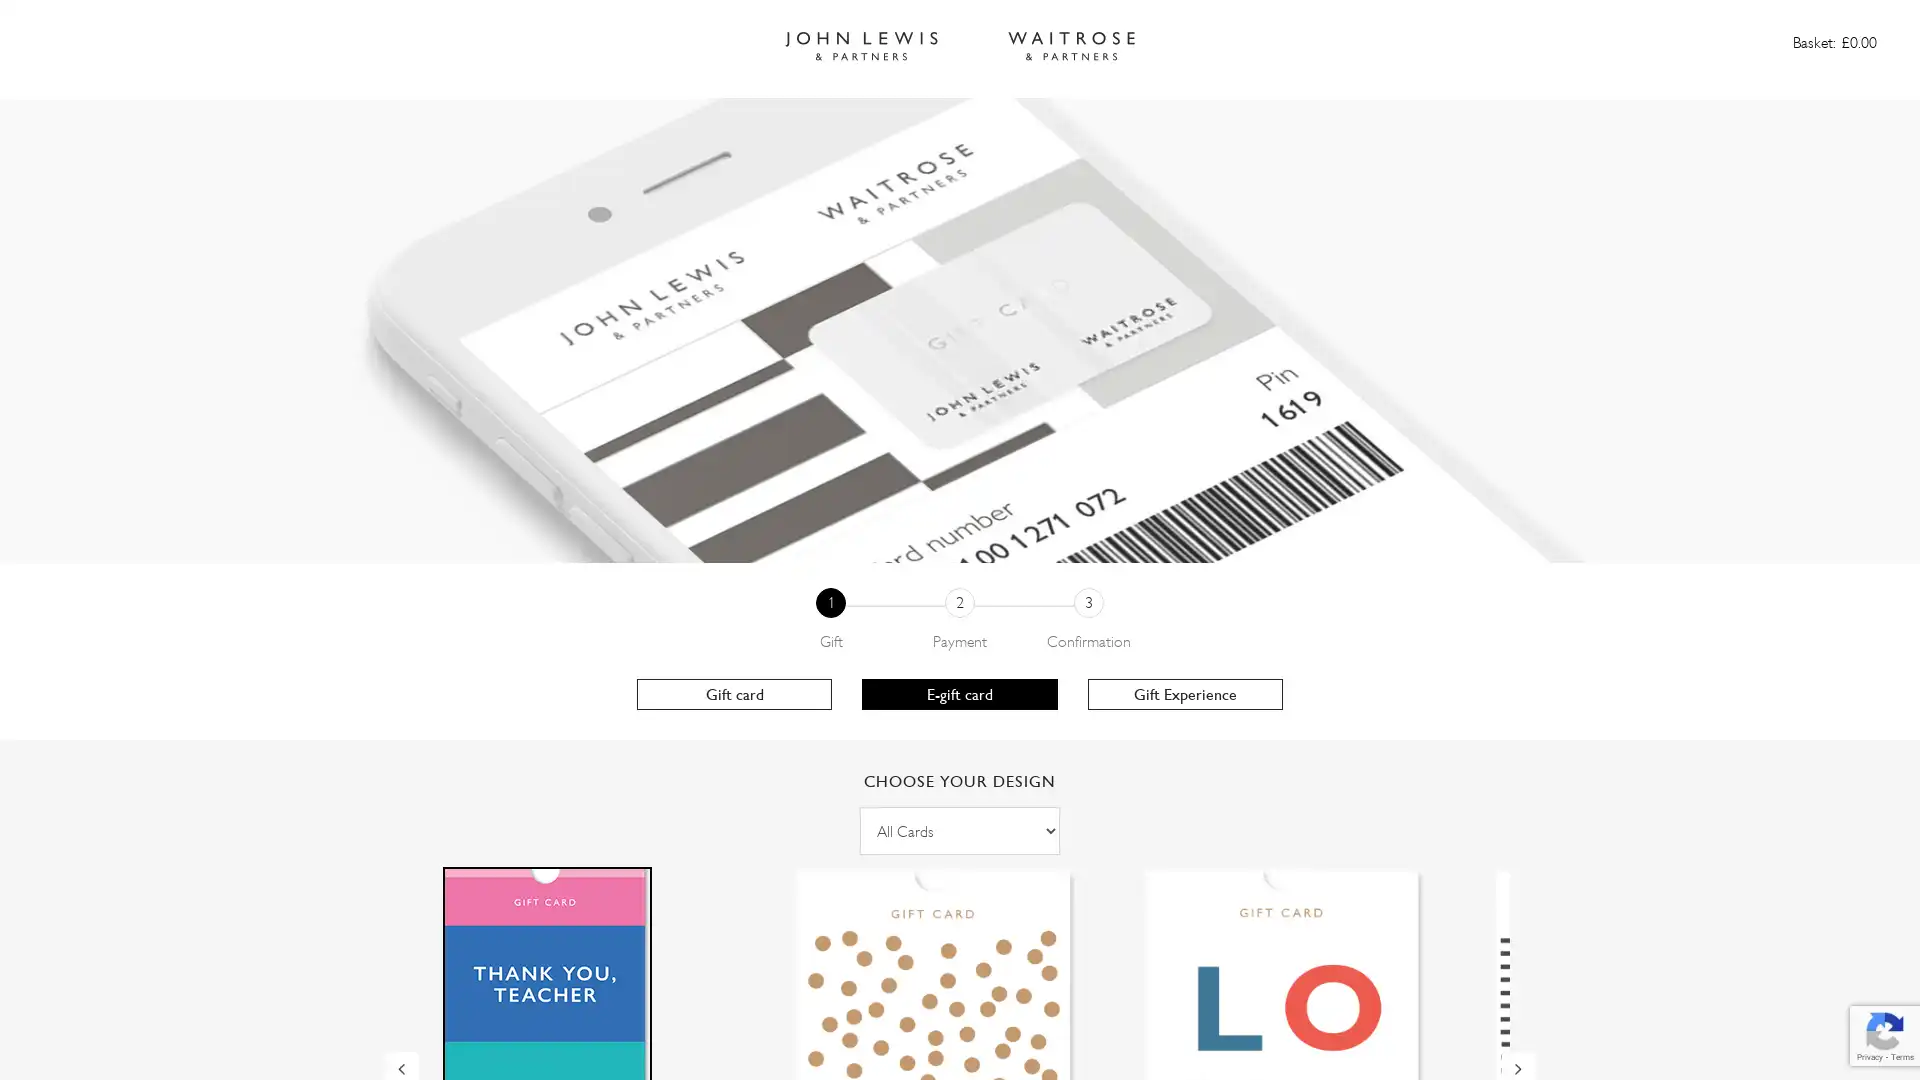 This screenshot has height=1080, width=1920. Describe the element at coordinates (1518, 1018) in the screenshot. I see `Next` at that location.